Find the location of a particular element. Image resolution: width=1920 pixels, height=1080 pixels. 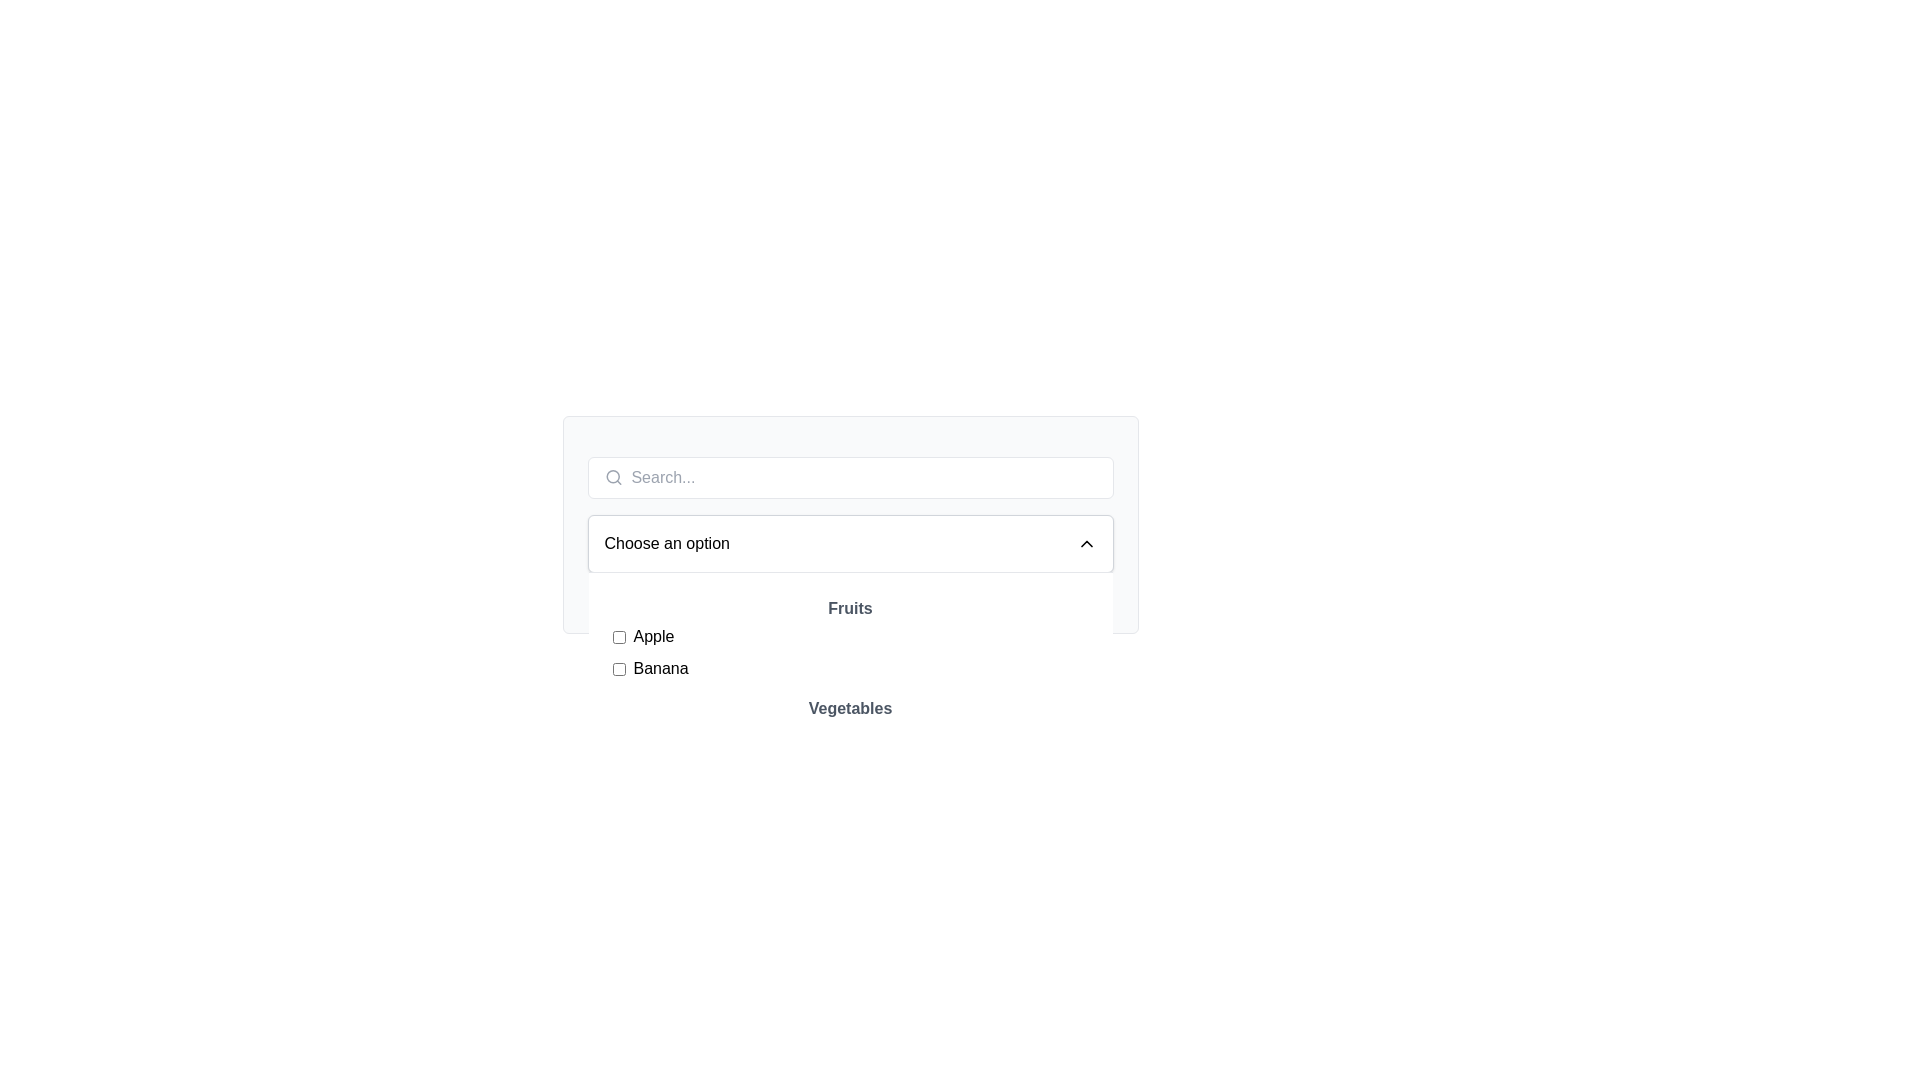

the icon that serves as an indicator for collapsing or closing a dropdown menu, located on the right side of the 'Choose an option' text field is located at coordinates (1085, 543).